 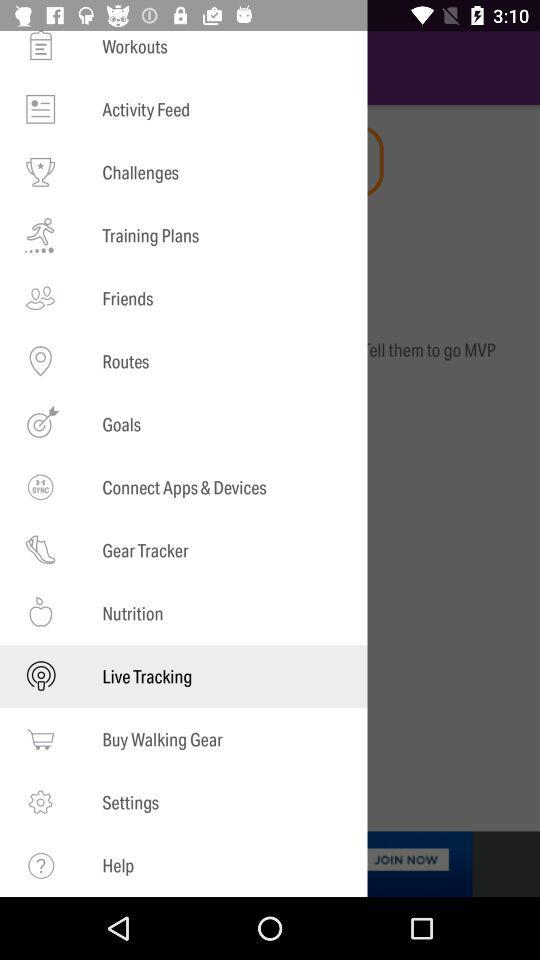 I want to click on the icon in ninth option, so click(x=40, y=550).